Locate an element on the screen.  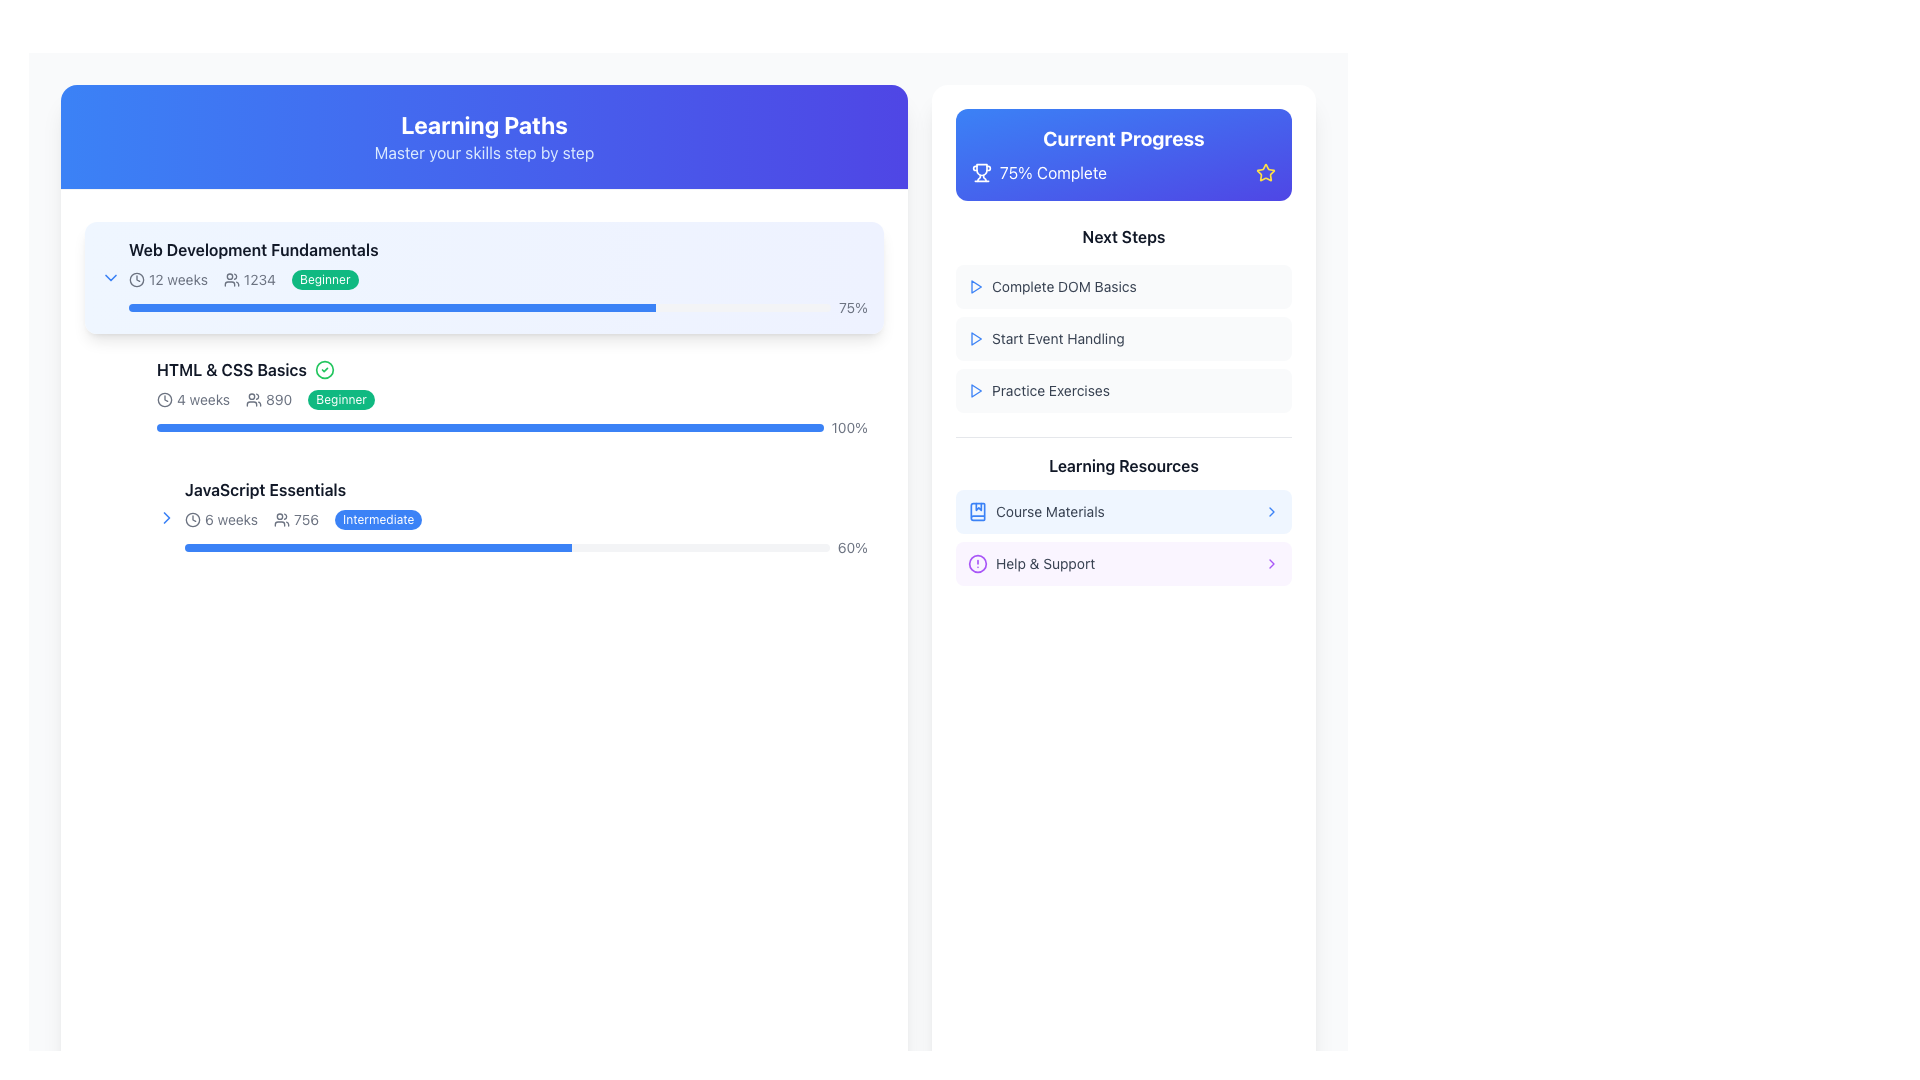
the participant count text element located in the first entry of the 'Web Development Fundamentals' list, positioned to the right of '12 weeks' and to the left of the 'Beginner' label is located at coordinates (248, 280).